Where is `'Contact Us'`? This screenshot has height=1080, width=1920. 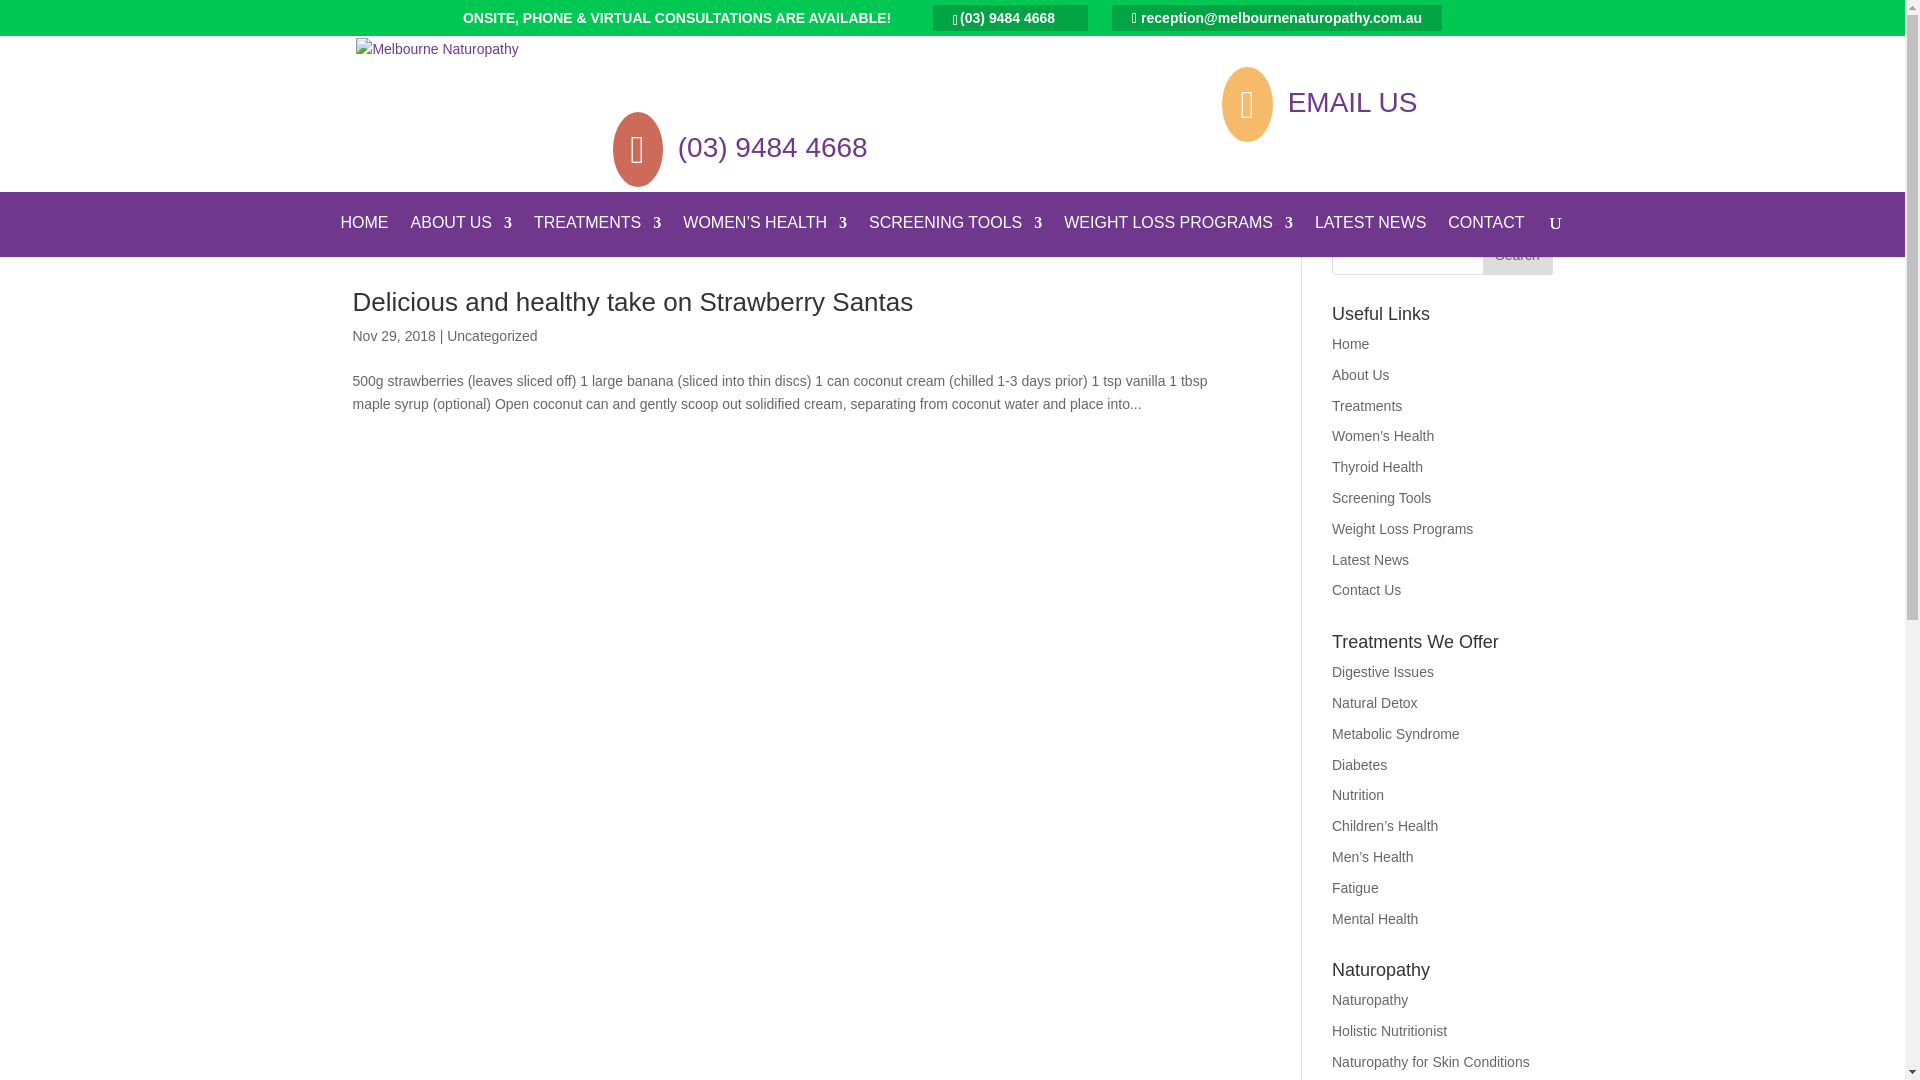
'Contact Us' is located at coordinates (1365, 589).